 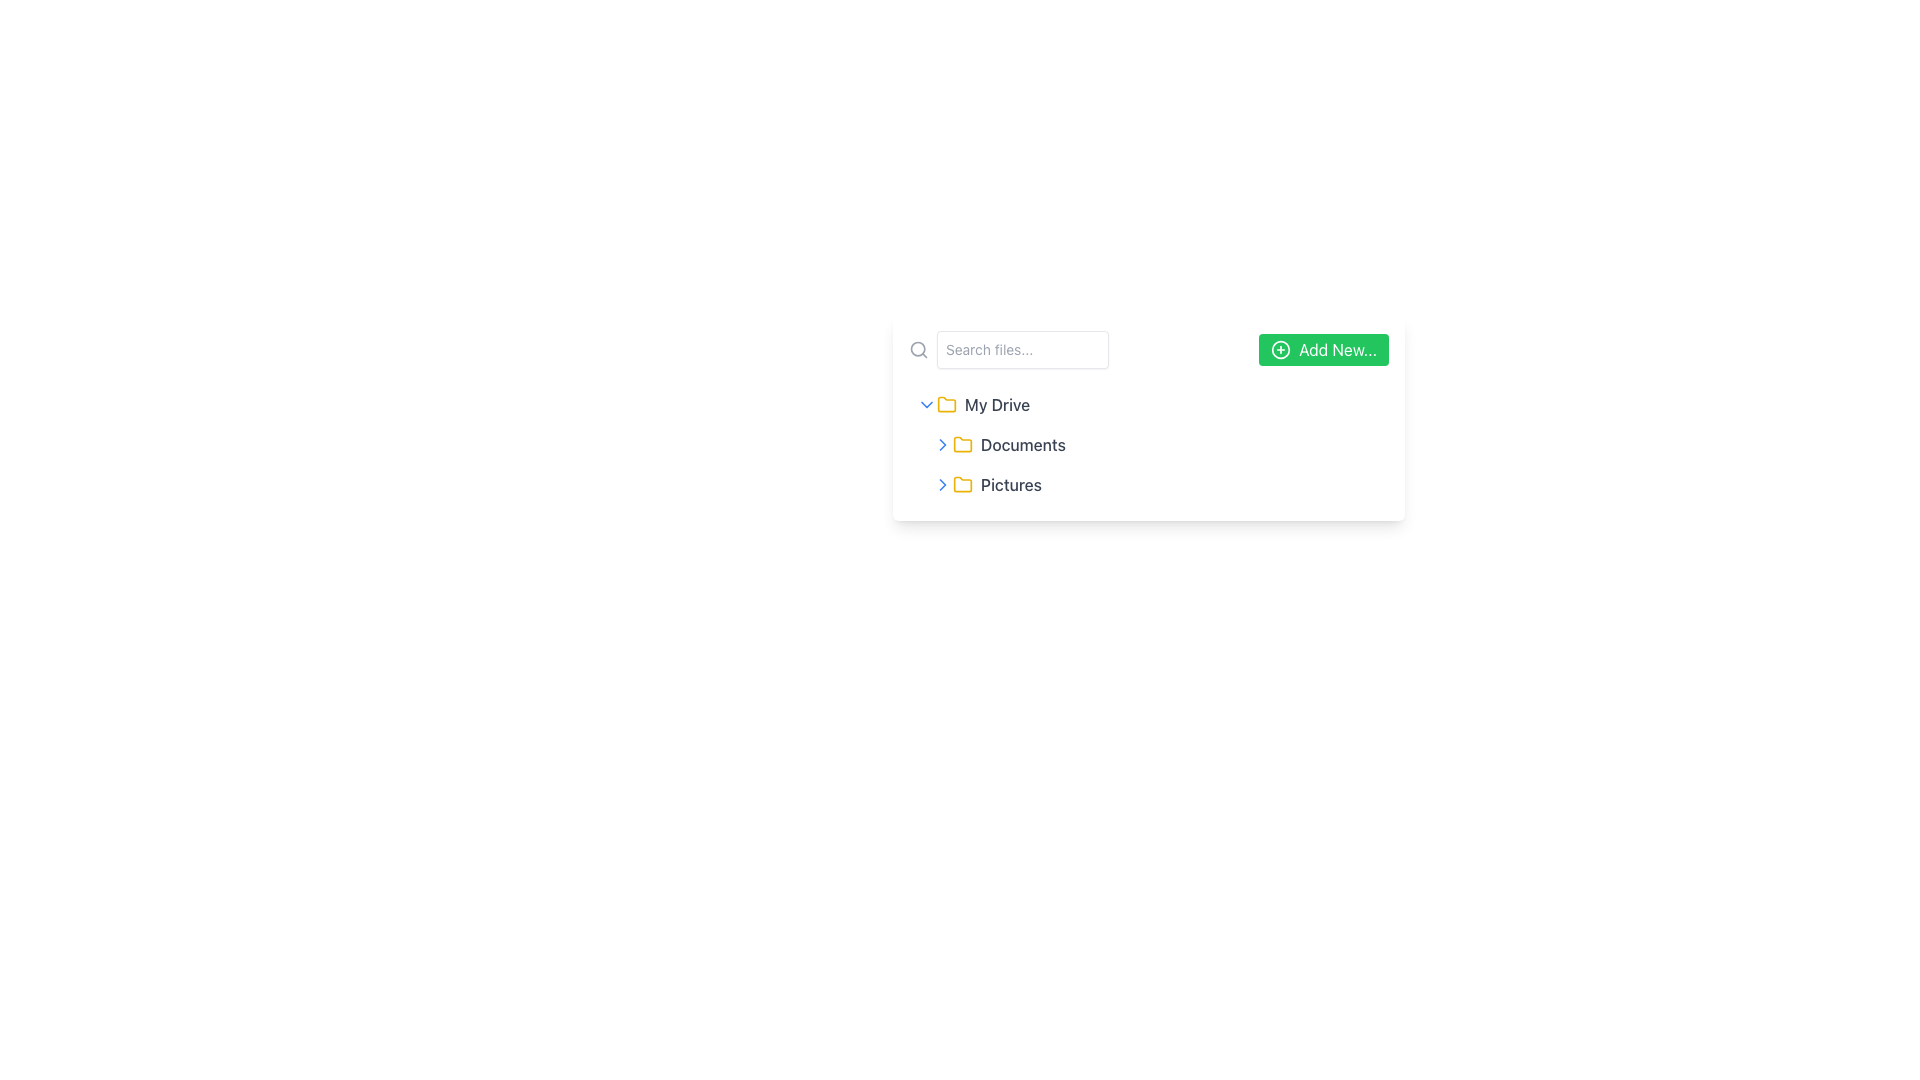 I want to click on the chevron icon on the left side of the Pictures folder row in the file navigation list, so click(x=941, y=485).